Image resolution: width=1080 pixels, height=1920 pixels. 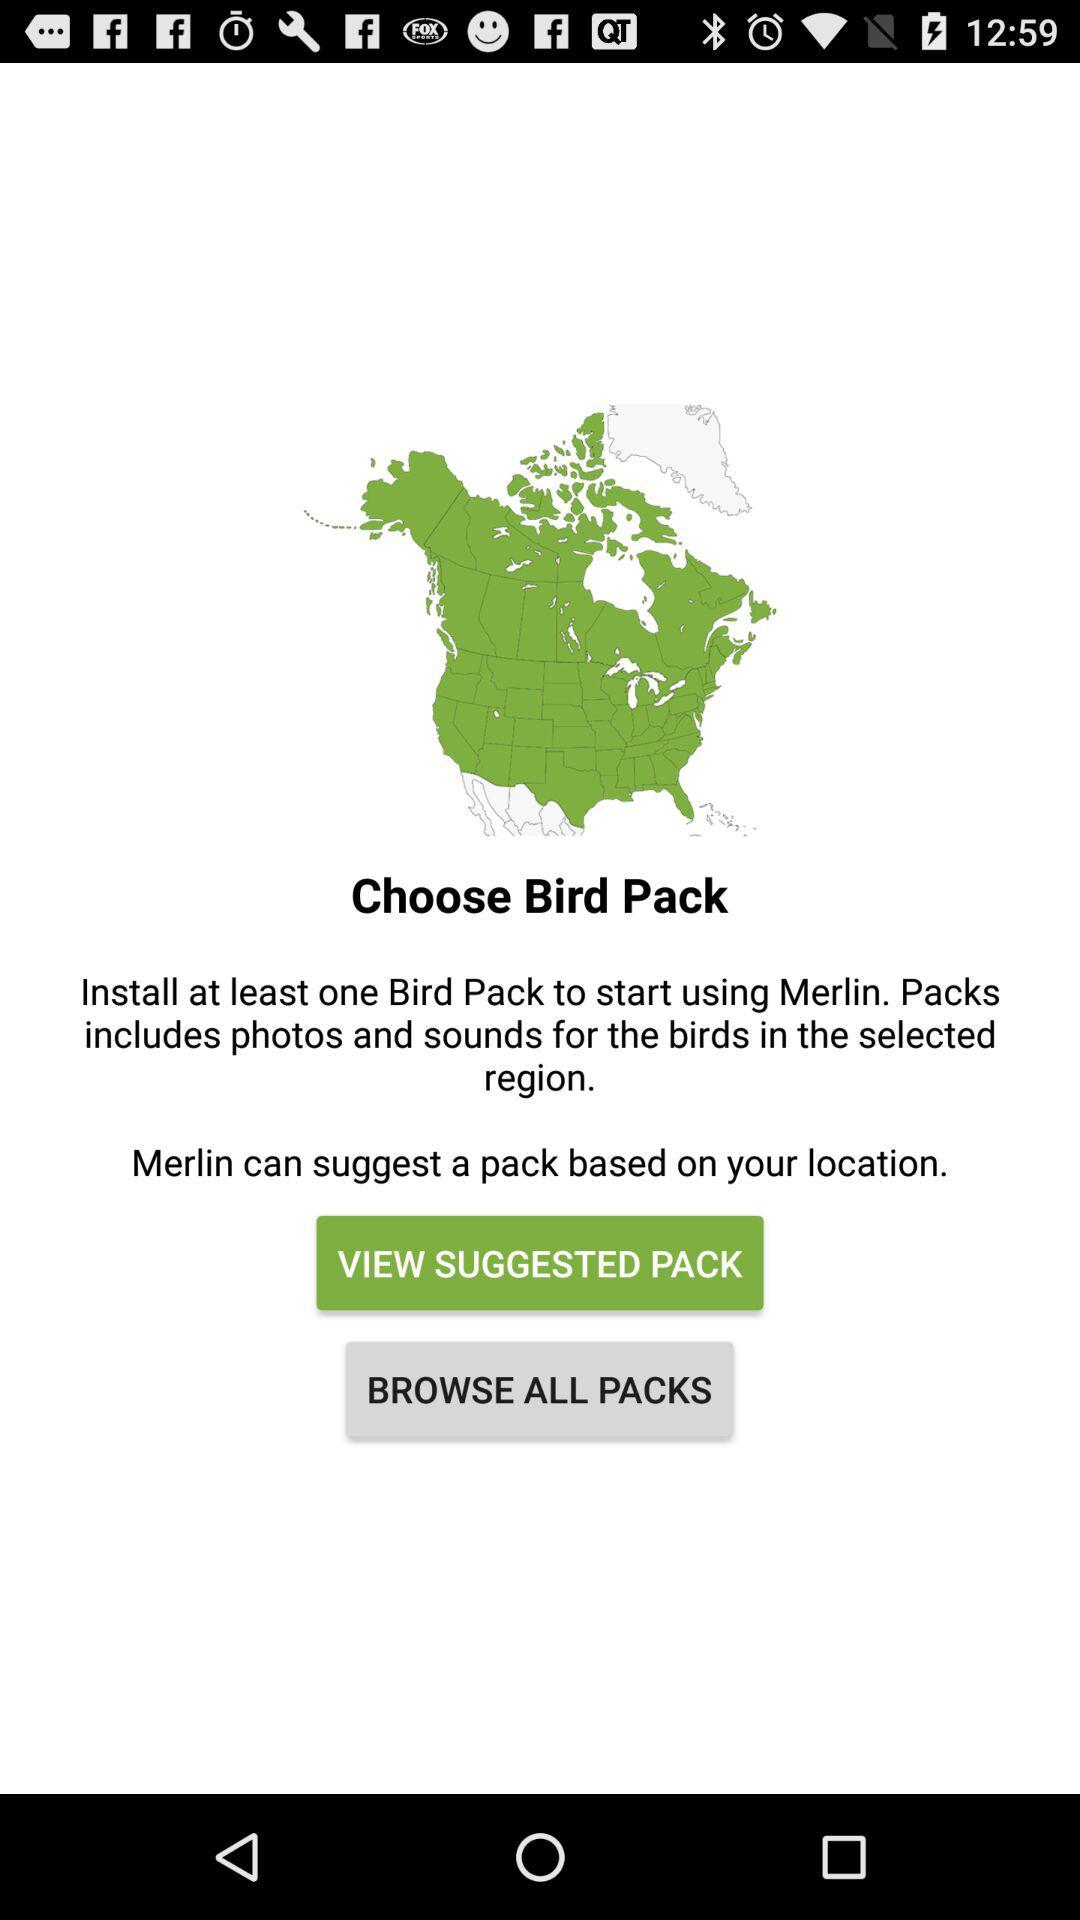 What do you see at coordinates (538, 1387) in the screenshot?
I see `the icon at the bottom` at bounding box center [538, 1387].